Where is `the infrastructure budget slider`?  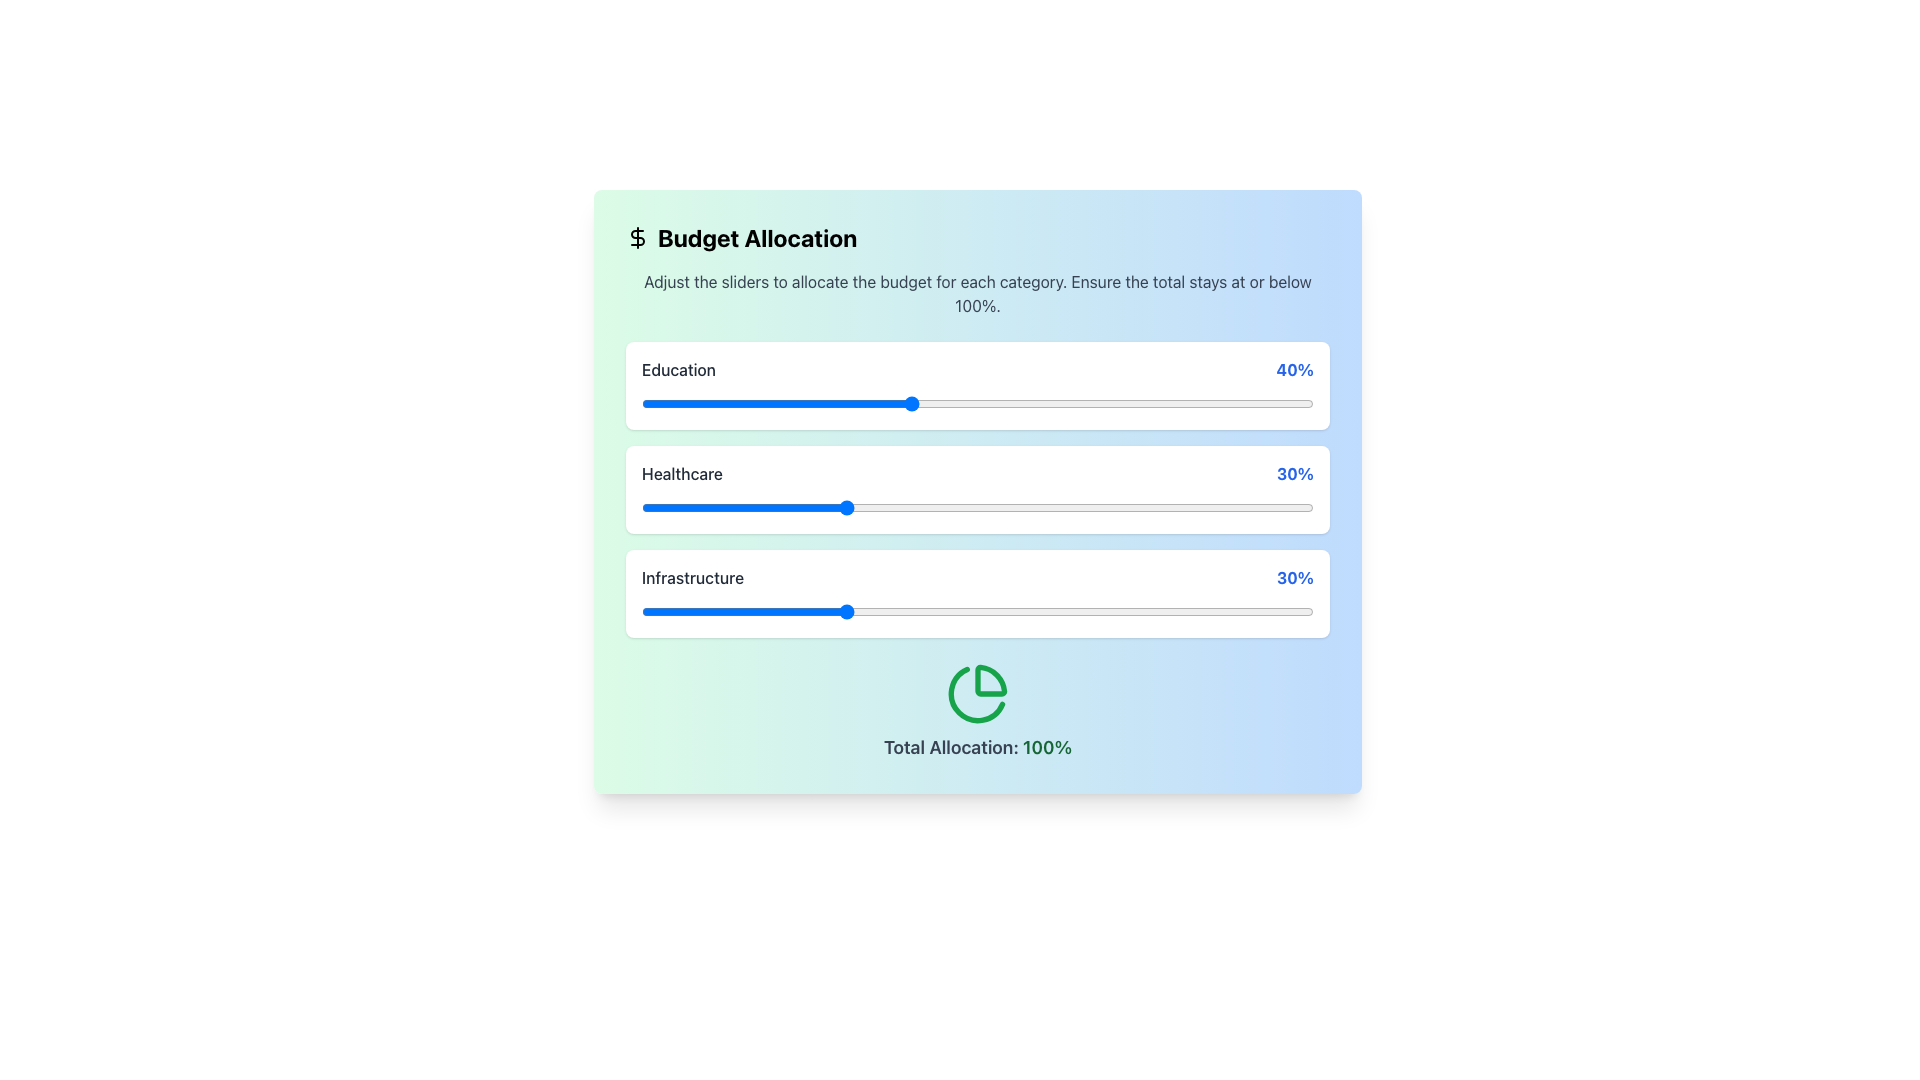
the infrastructure budget slider is located at coordinates (1287, 611).